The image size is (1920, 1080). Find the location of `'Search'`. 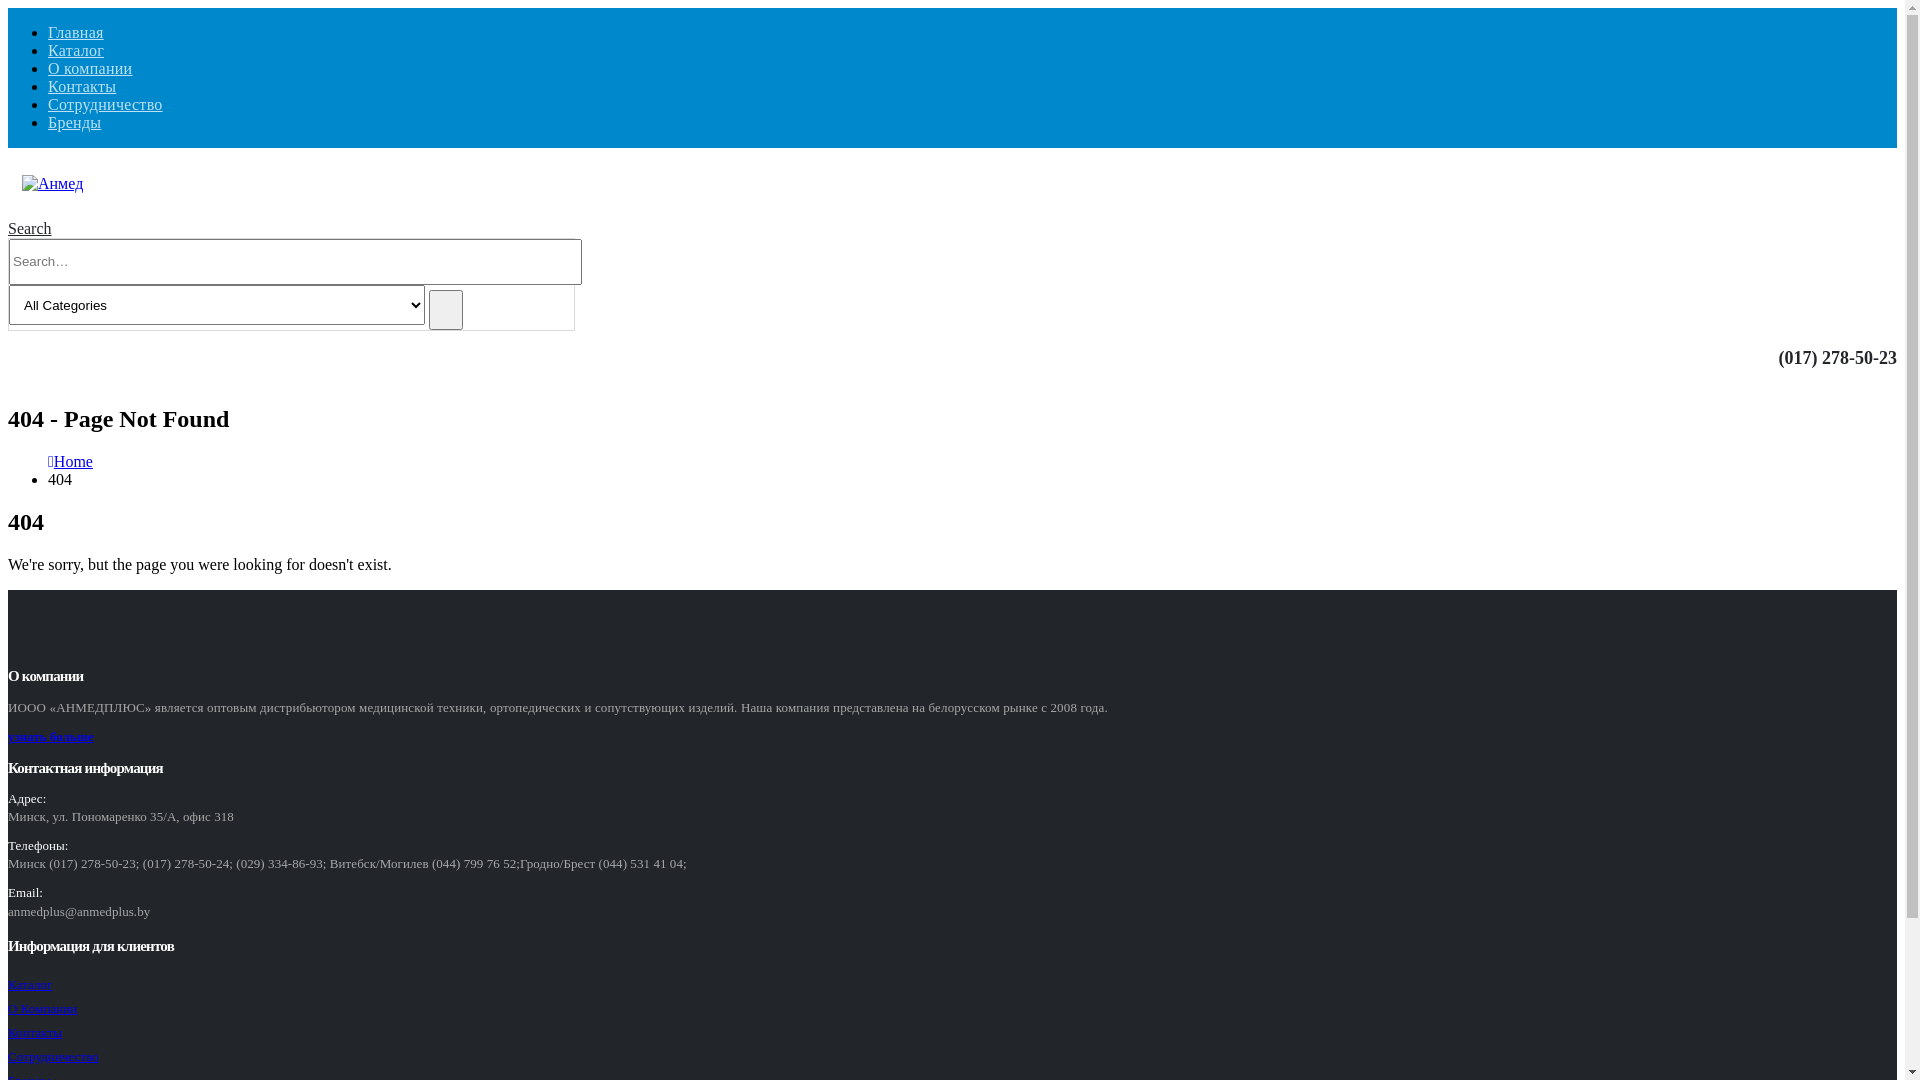

'Search' is located at coordinates (445, 309).